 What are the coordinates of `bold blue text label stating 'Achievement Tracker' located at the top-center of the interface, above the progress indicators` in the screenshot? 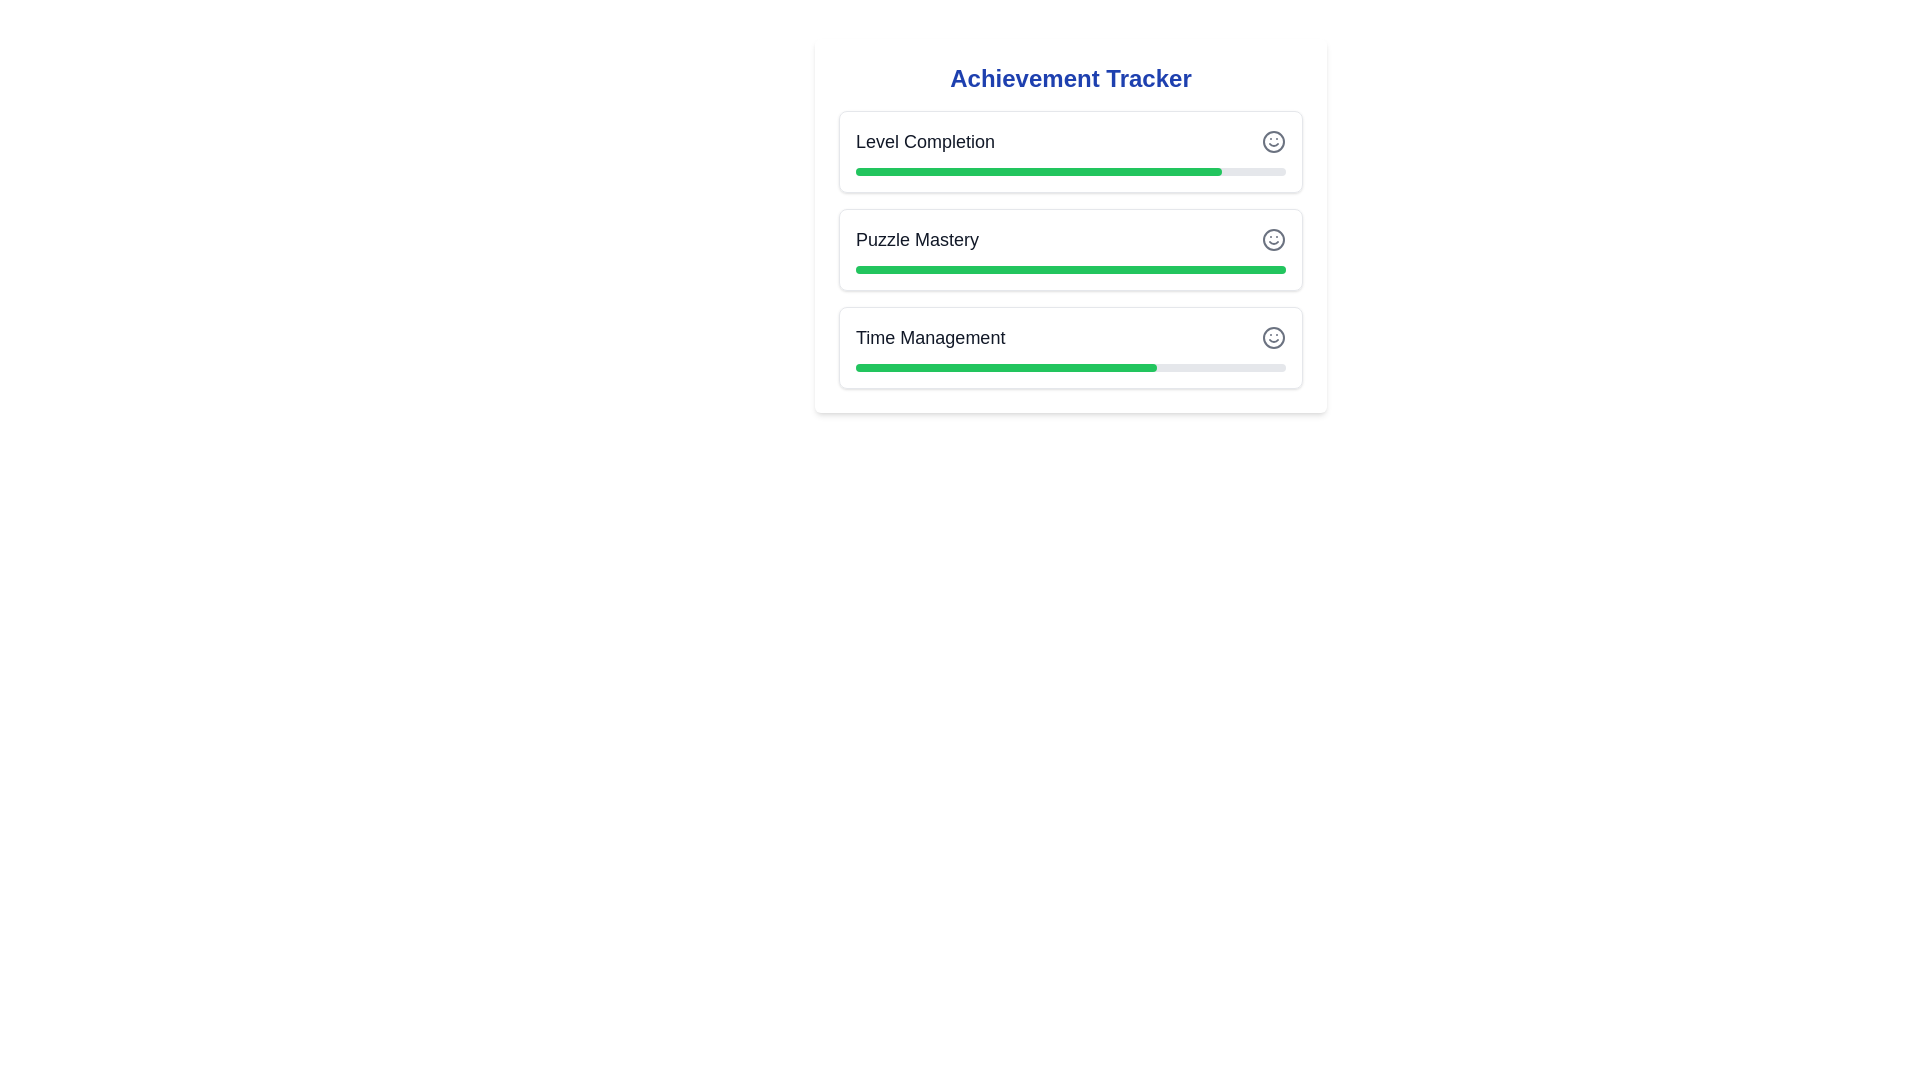 It's located at (1069, 77).